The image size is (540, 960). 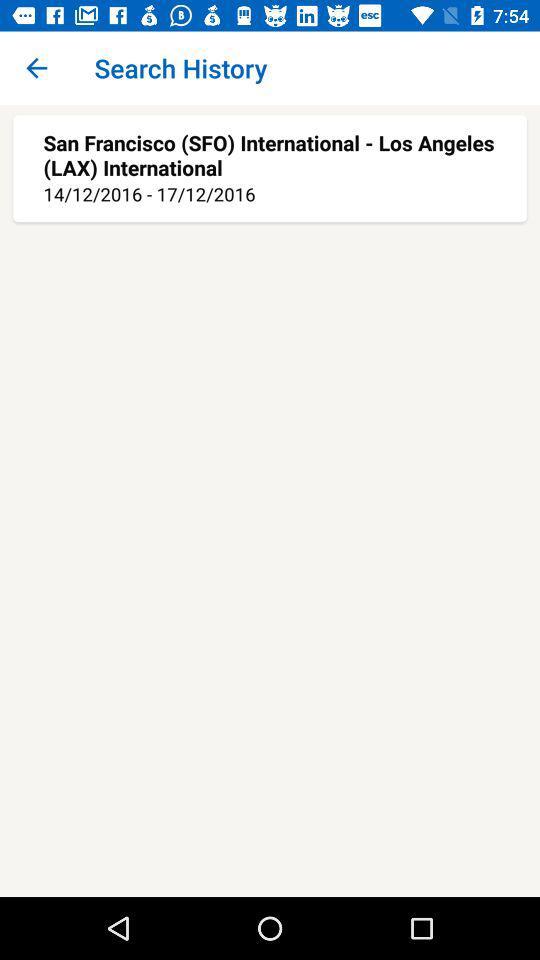 I want to click on the icon below the san francisco sfo, so click(x=270, y=194).